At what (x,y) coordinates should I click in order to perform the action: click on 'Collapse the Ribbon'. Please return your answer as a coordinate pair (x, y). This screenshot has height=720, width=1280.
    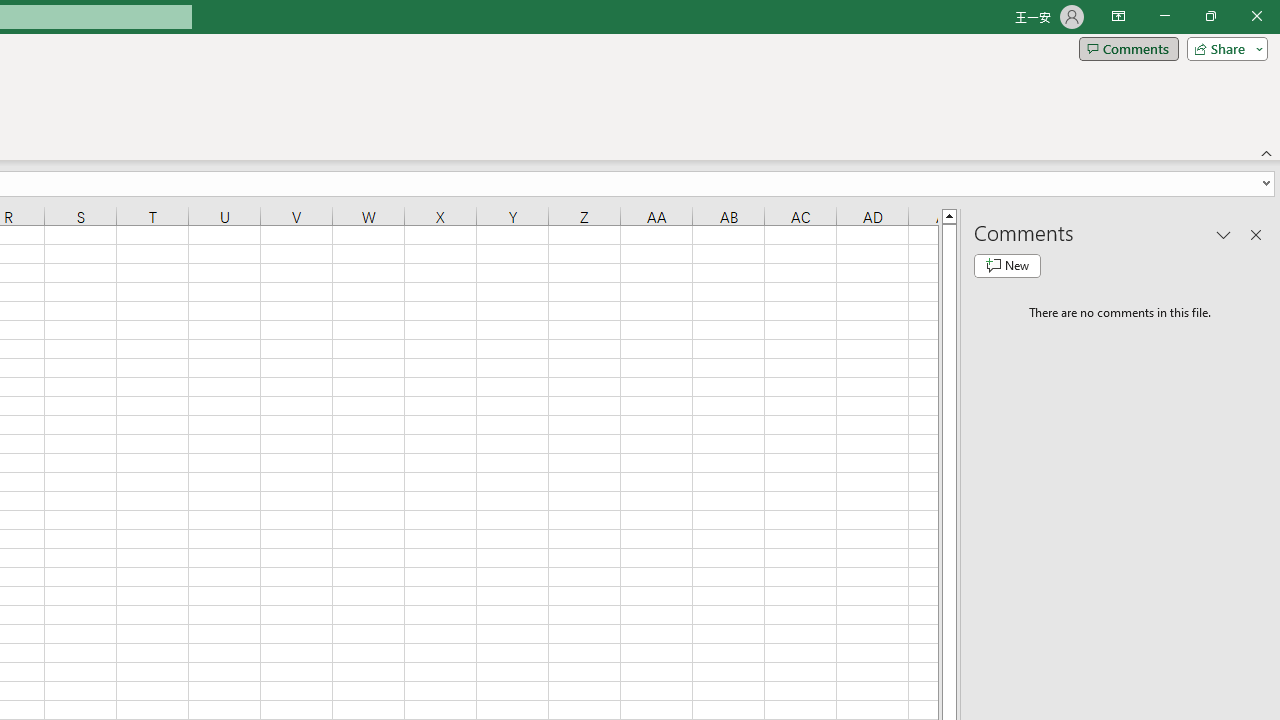
    Looking at the image, I should click on (1266, 152).